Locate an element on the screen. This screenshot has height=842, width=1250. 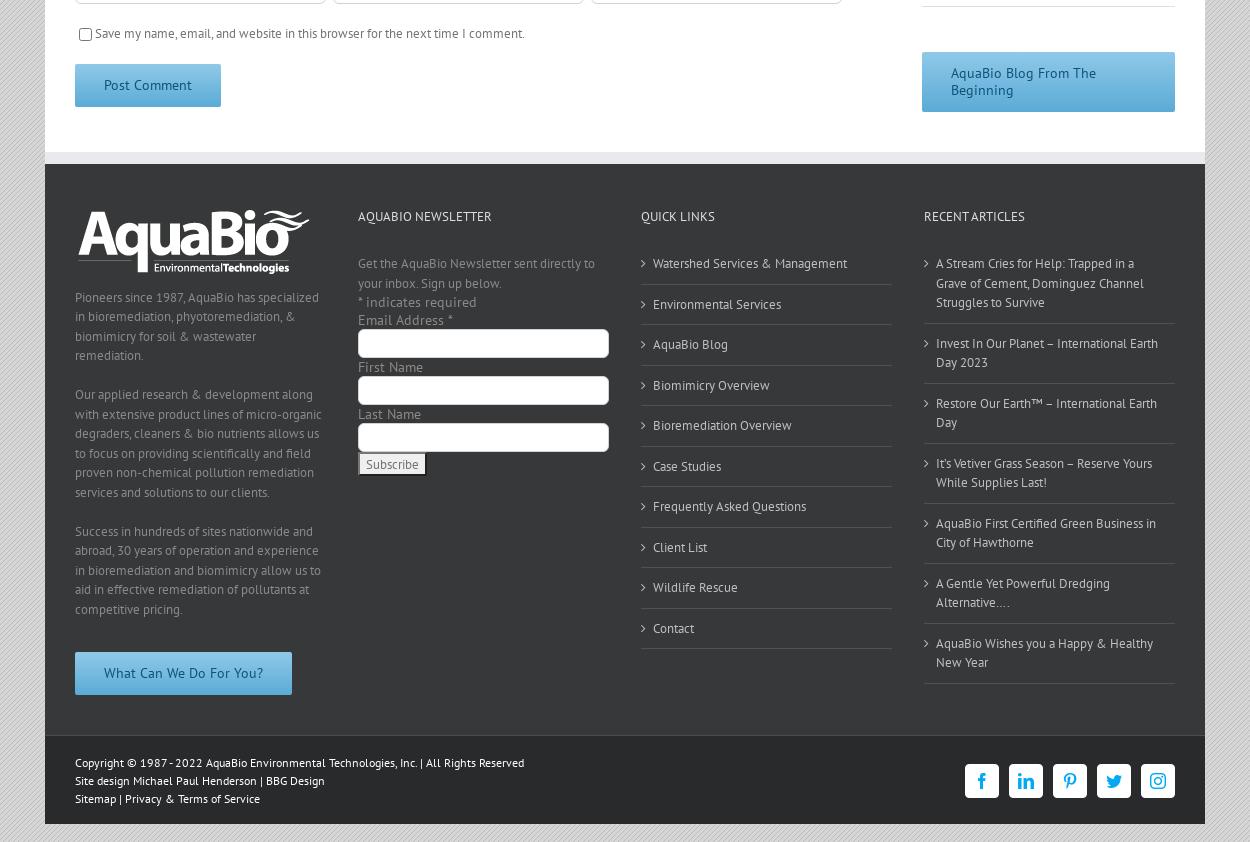
'Success in hundreds of sites nationwide and abroad, 30 years of operation and experience in bioremediation and biomimicry allow us to aid in effective remediation of pollutants at competitive pricing.' is located at coordinates (197, 568).